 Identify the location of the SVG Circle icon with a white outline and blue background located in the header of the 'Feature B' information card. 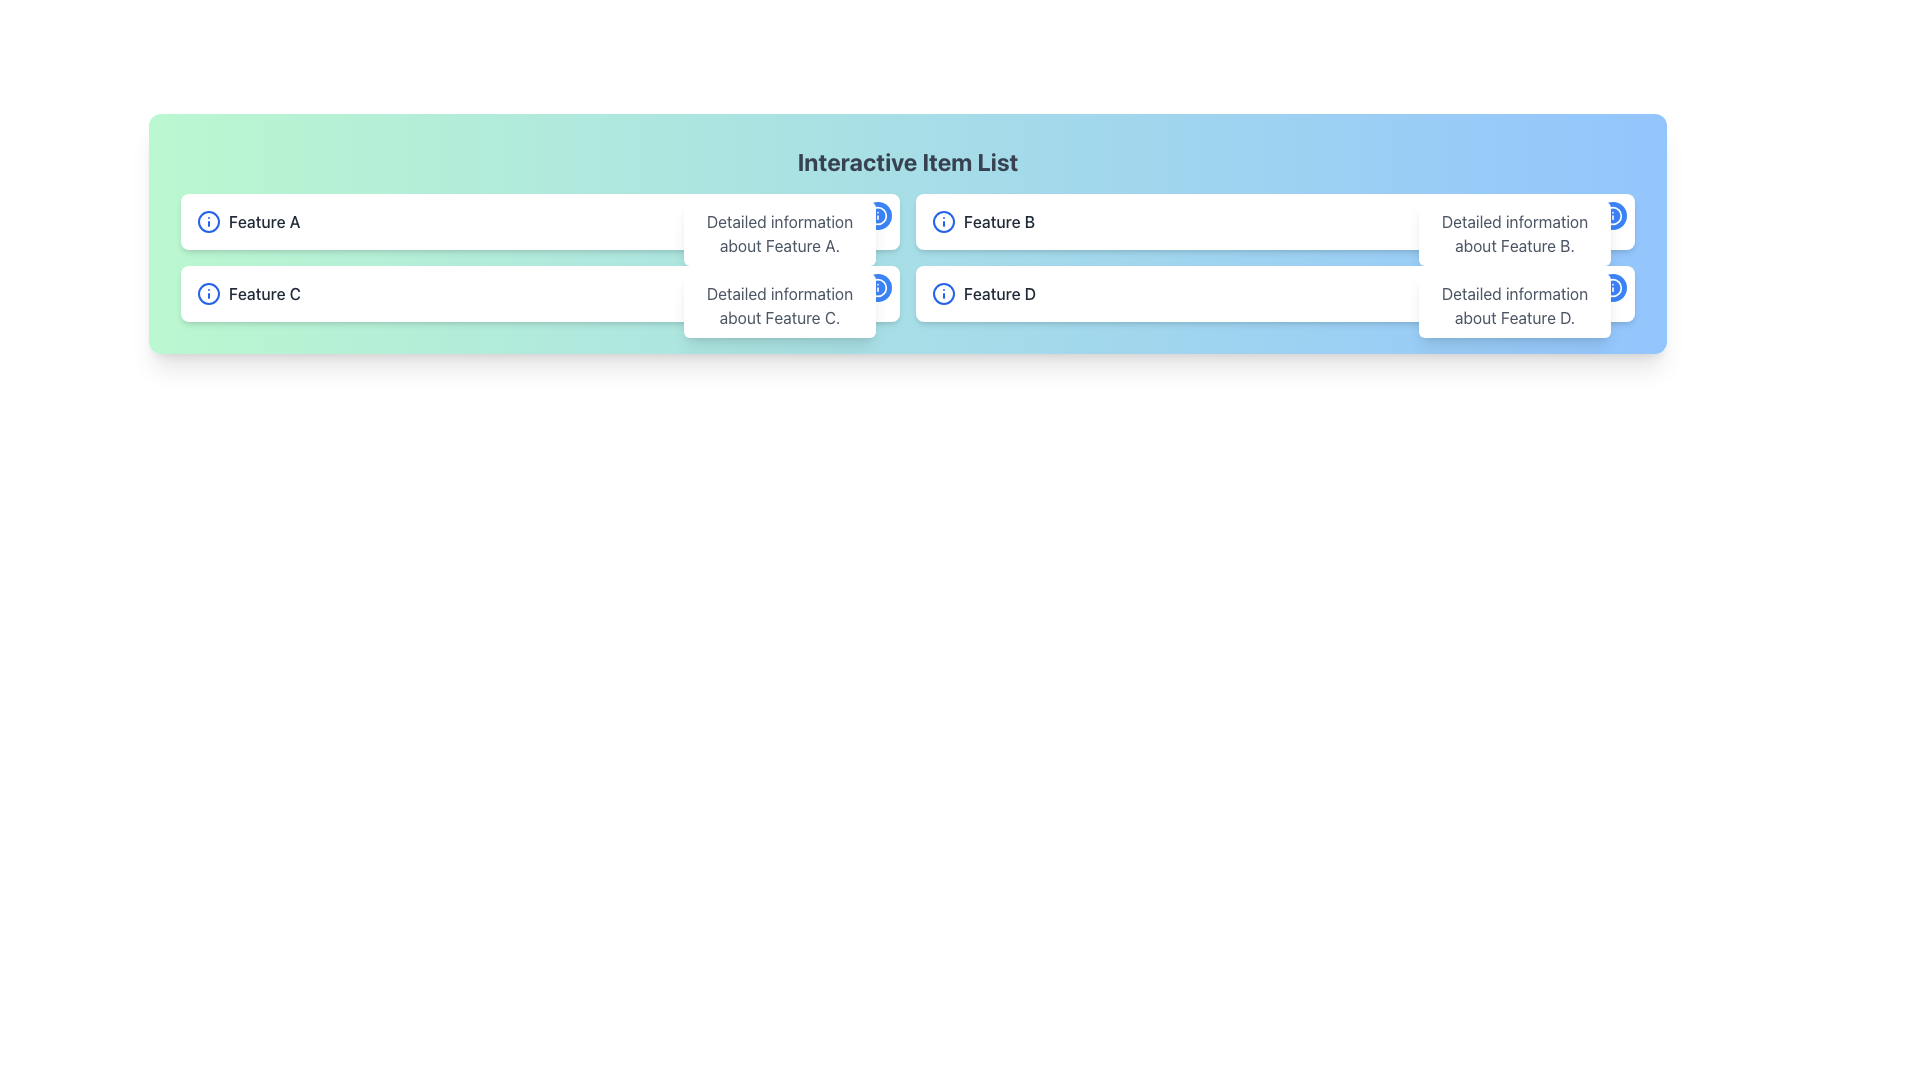
(878, 216).